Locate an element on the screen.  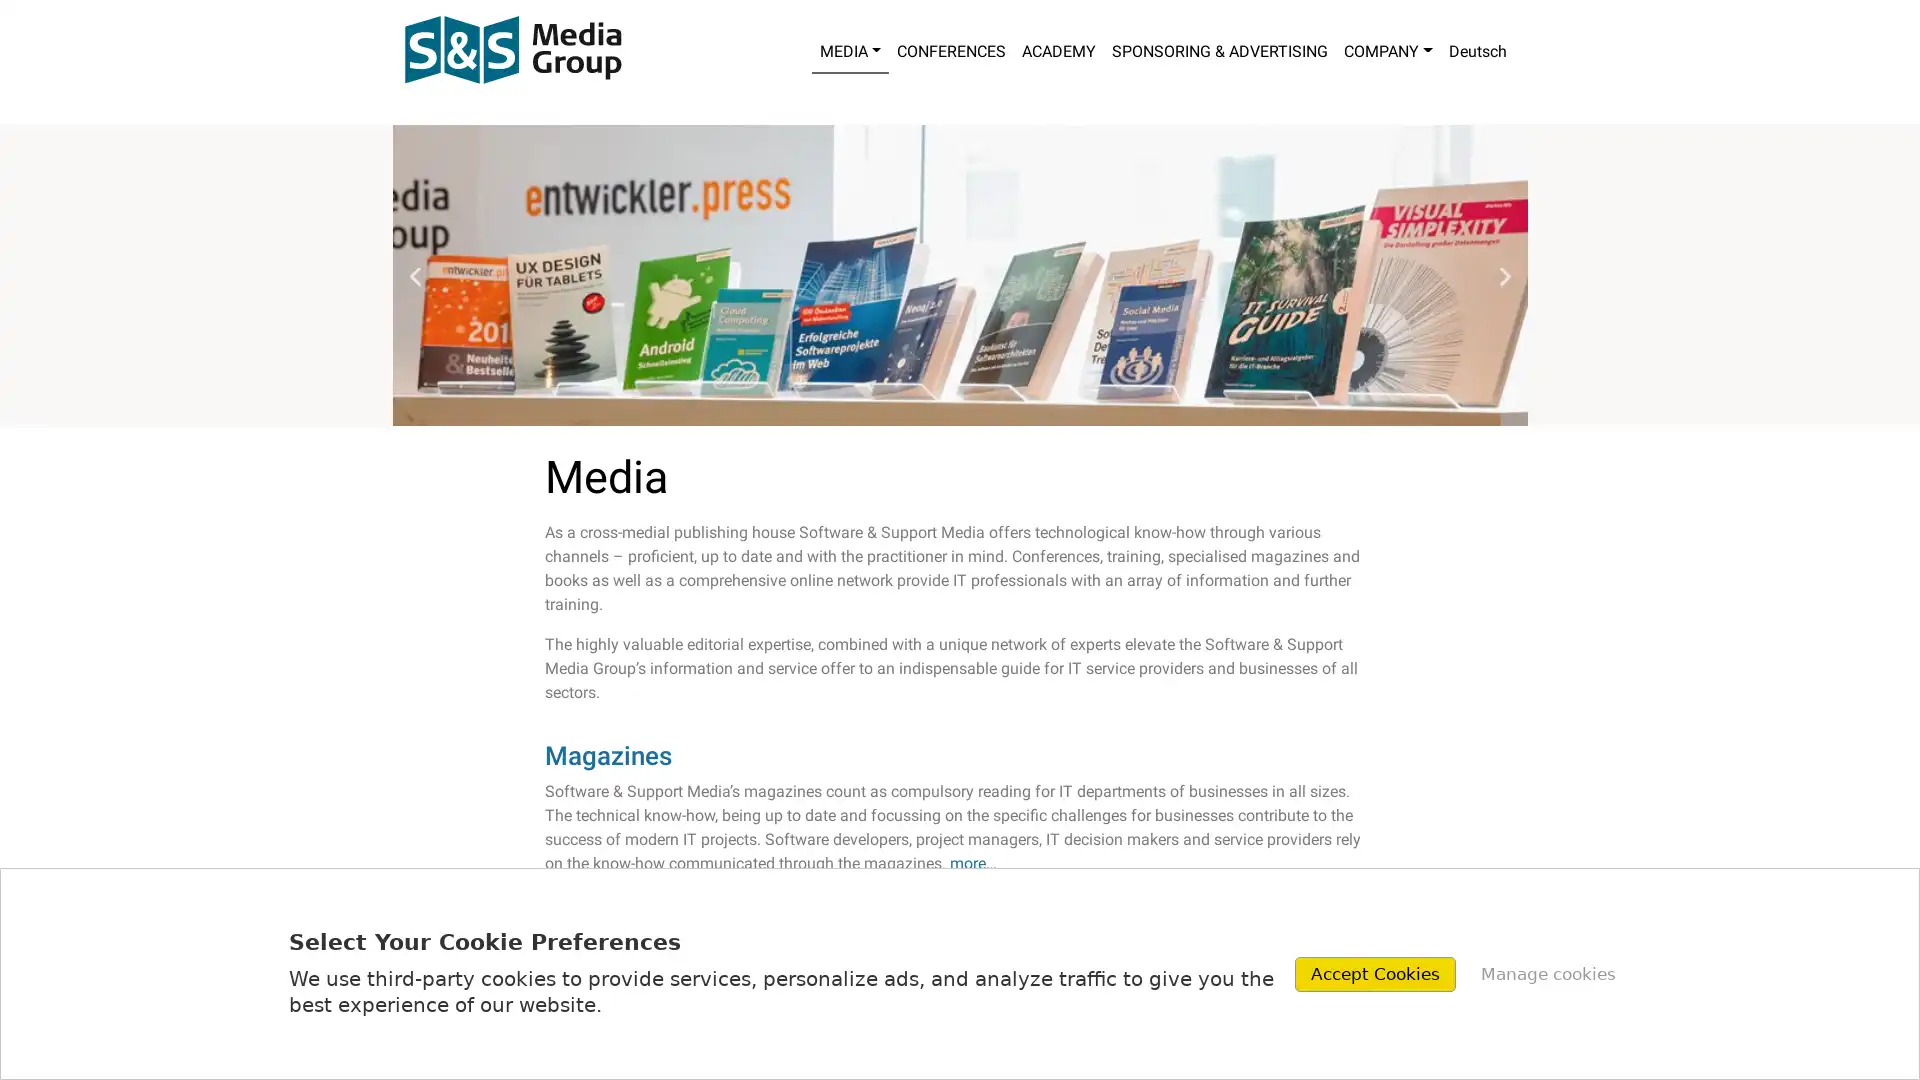
Next slide is located at coordinates (1504, 275).